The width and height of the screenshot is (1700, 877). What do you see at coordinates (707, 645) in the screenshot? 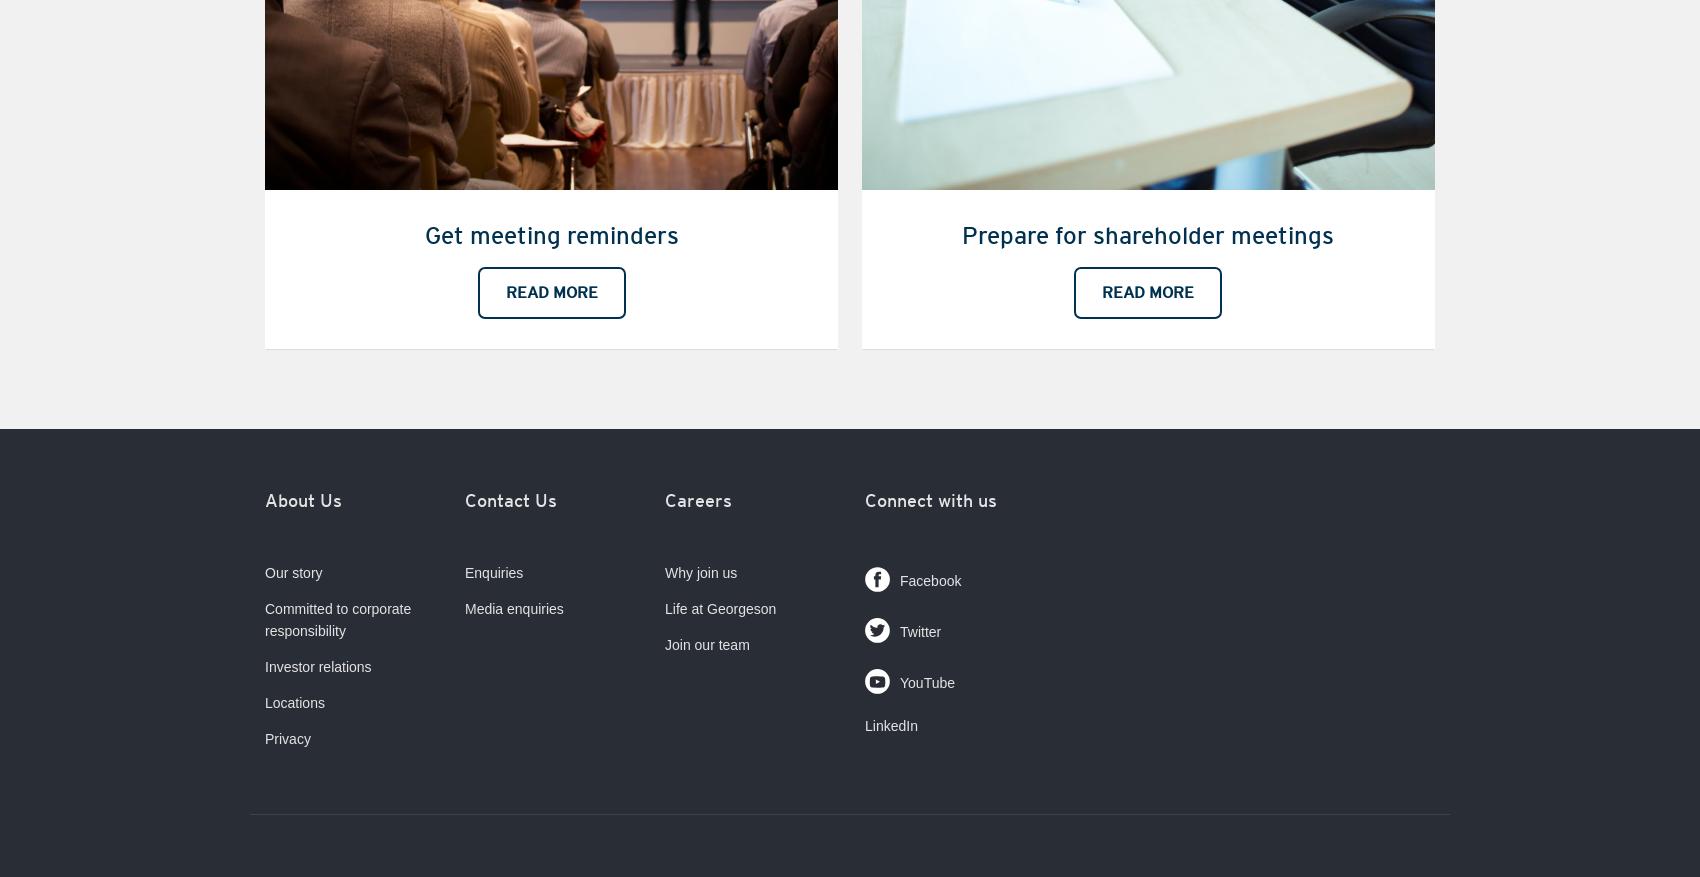
I see `'Join our team'` at bounding box center [707, 645].